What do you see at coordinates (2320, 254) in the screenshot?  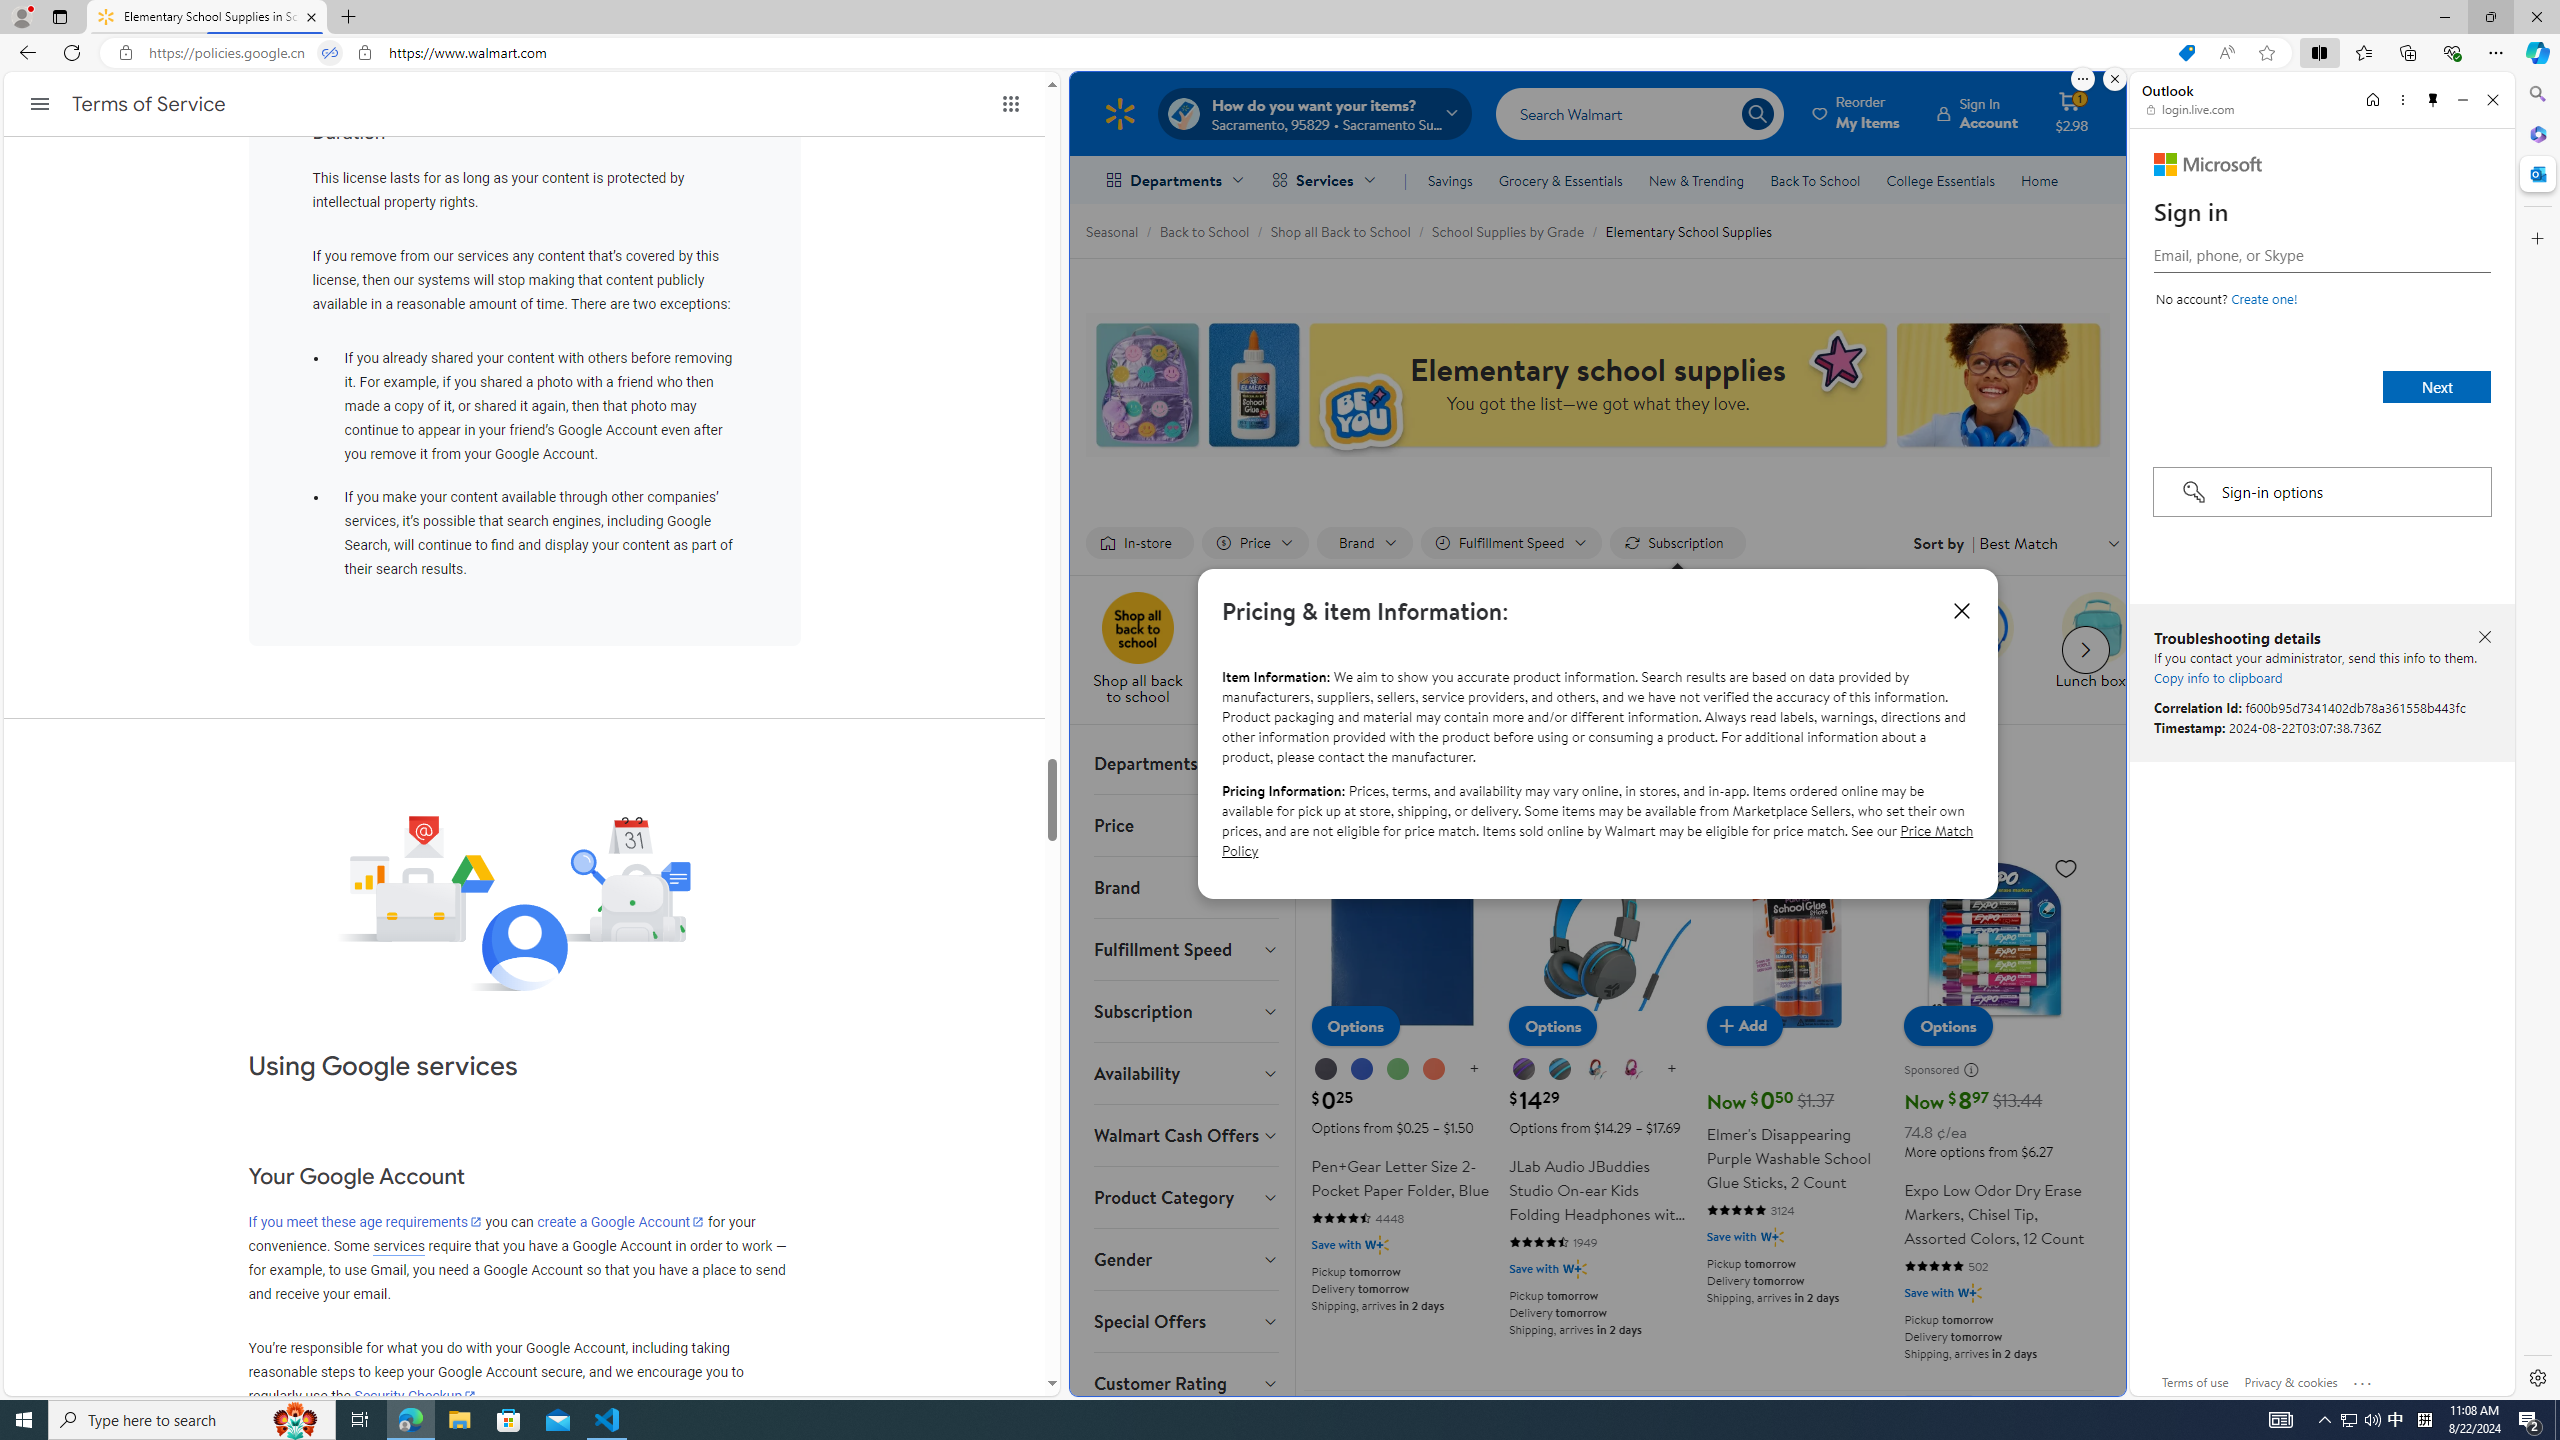 I see `'Enter your email, phone, or Skype.'` at bounding box center [2320, 254].